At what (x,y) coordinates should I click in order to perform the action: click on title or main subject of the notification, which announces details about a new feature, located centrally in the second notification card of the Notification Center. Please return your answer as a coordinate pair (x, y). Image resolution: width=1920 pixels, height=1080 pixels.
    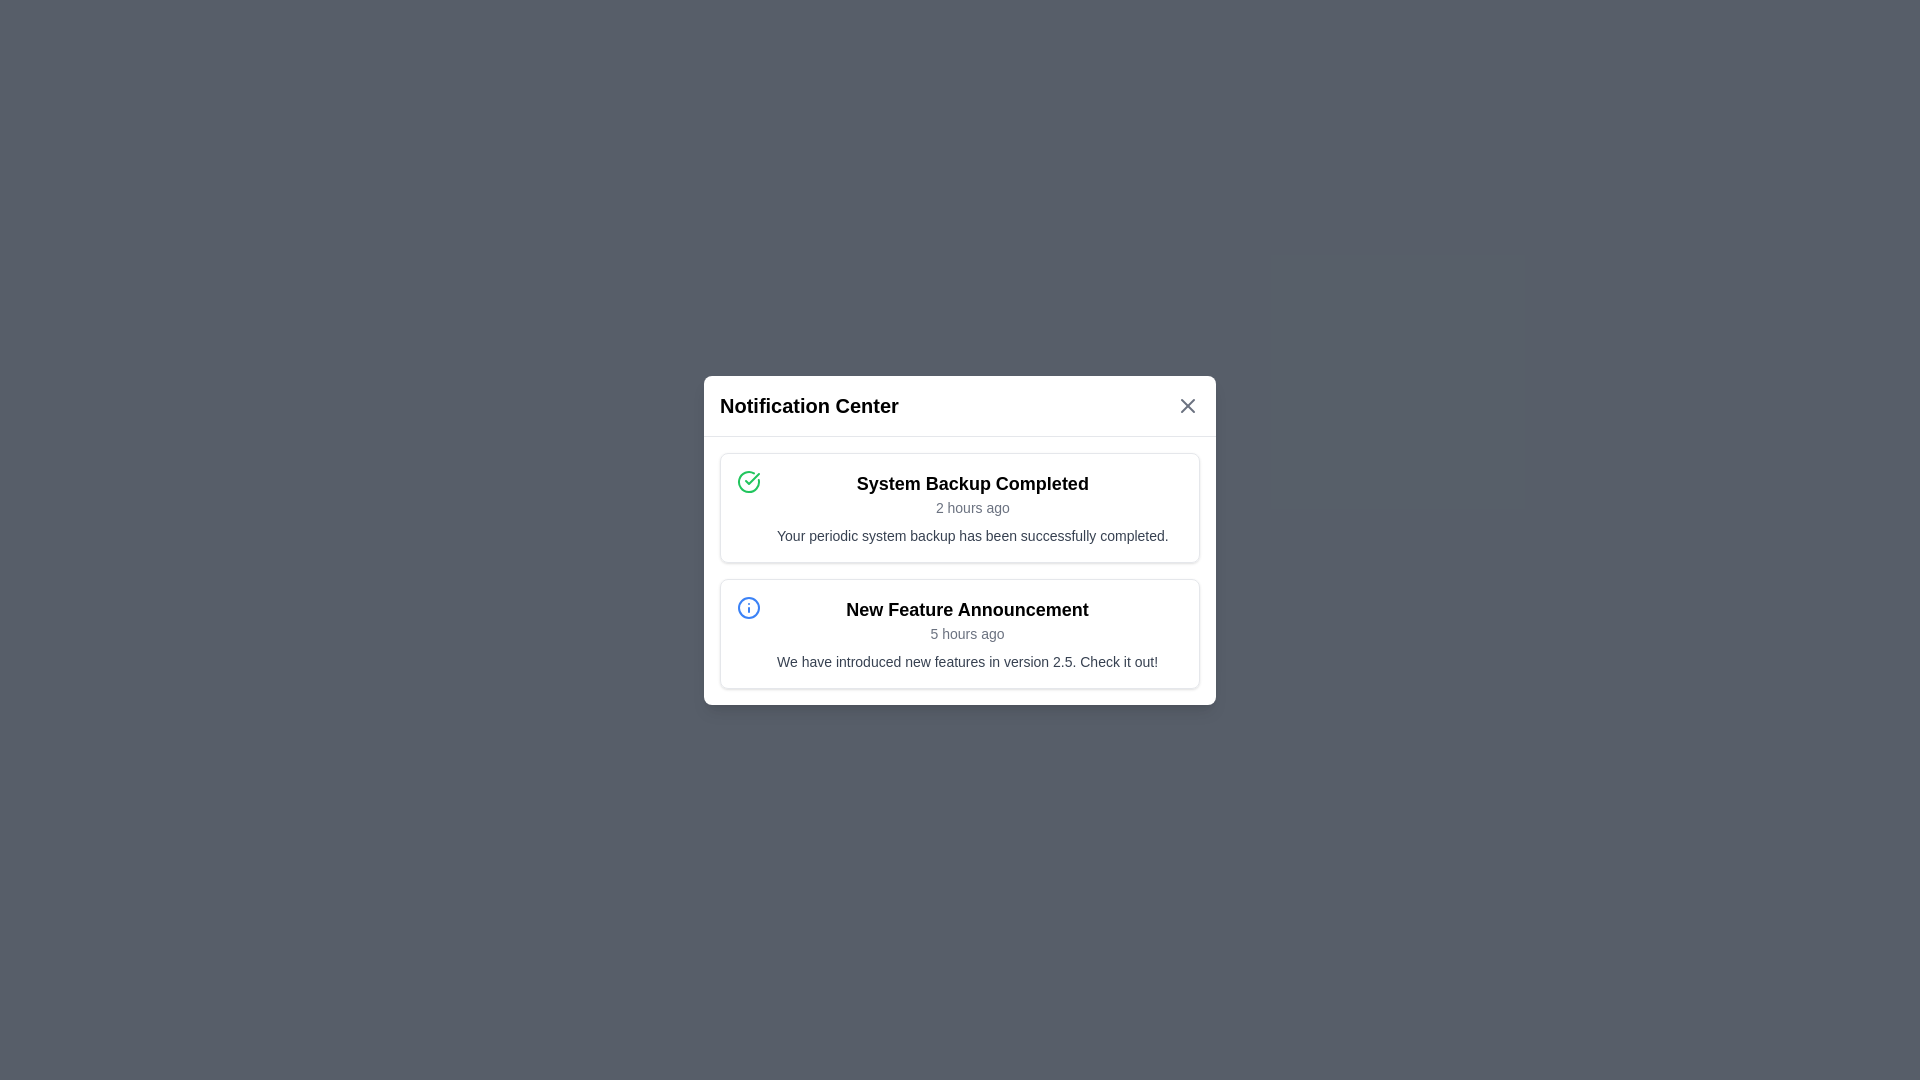
    Looking at the image, I should click on (967, 608).